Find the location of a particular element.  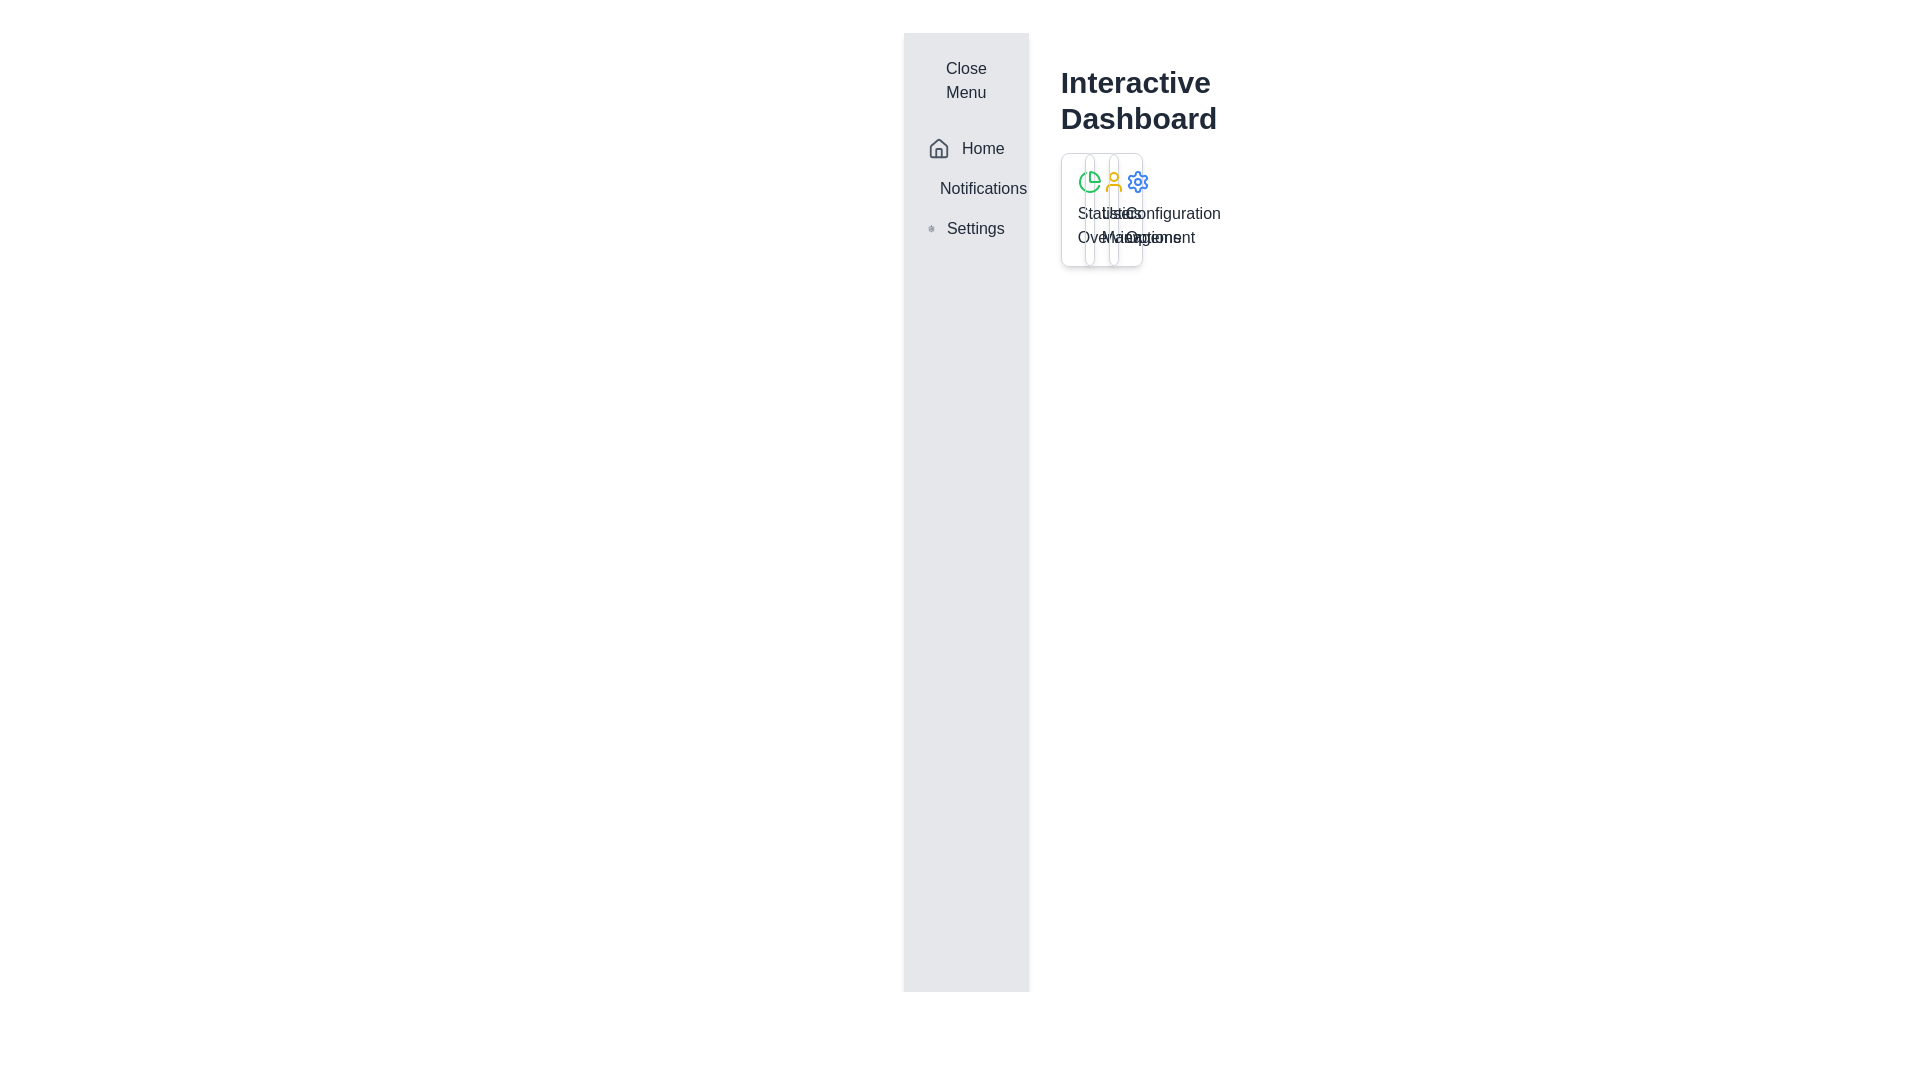

the 'Home' menu item in the vertical sidebar, which is the first entry and features a house icon and bold dark gray text is located at coordinates (966, 148).